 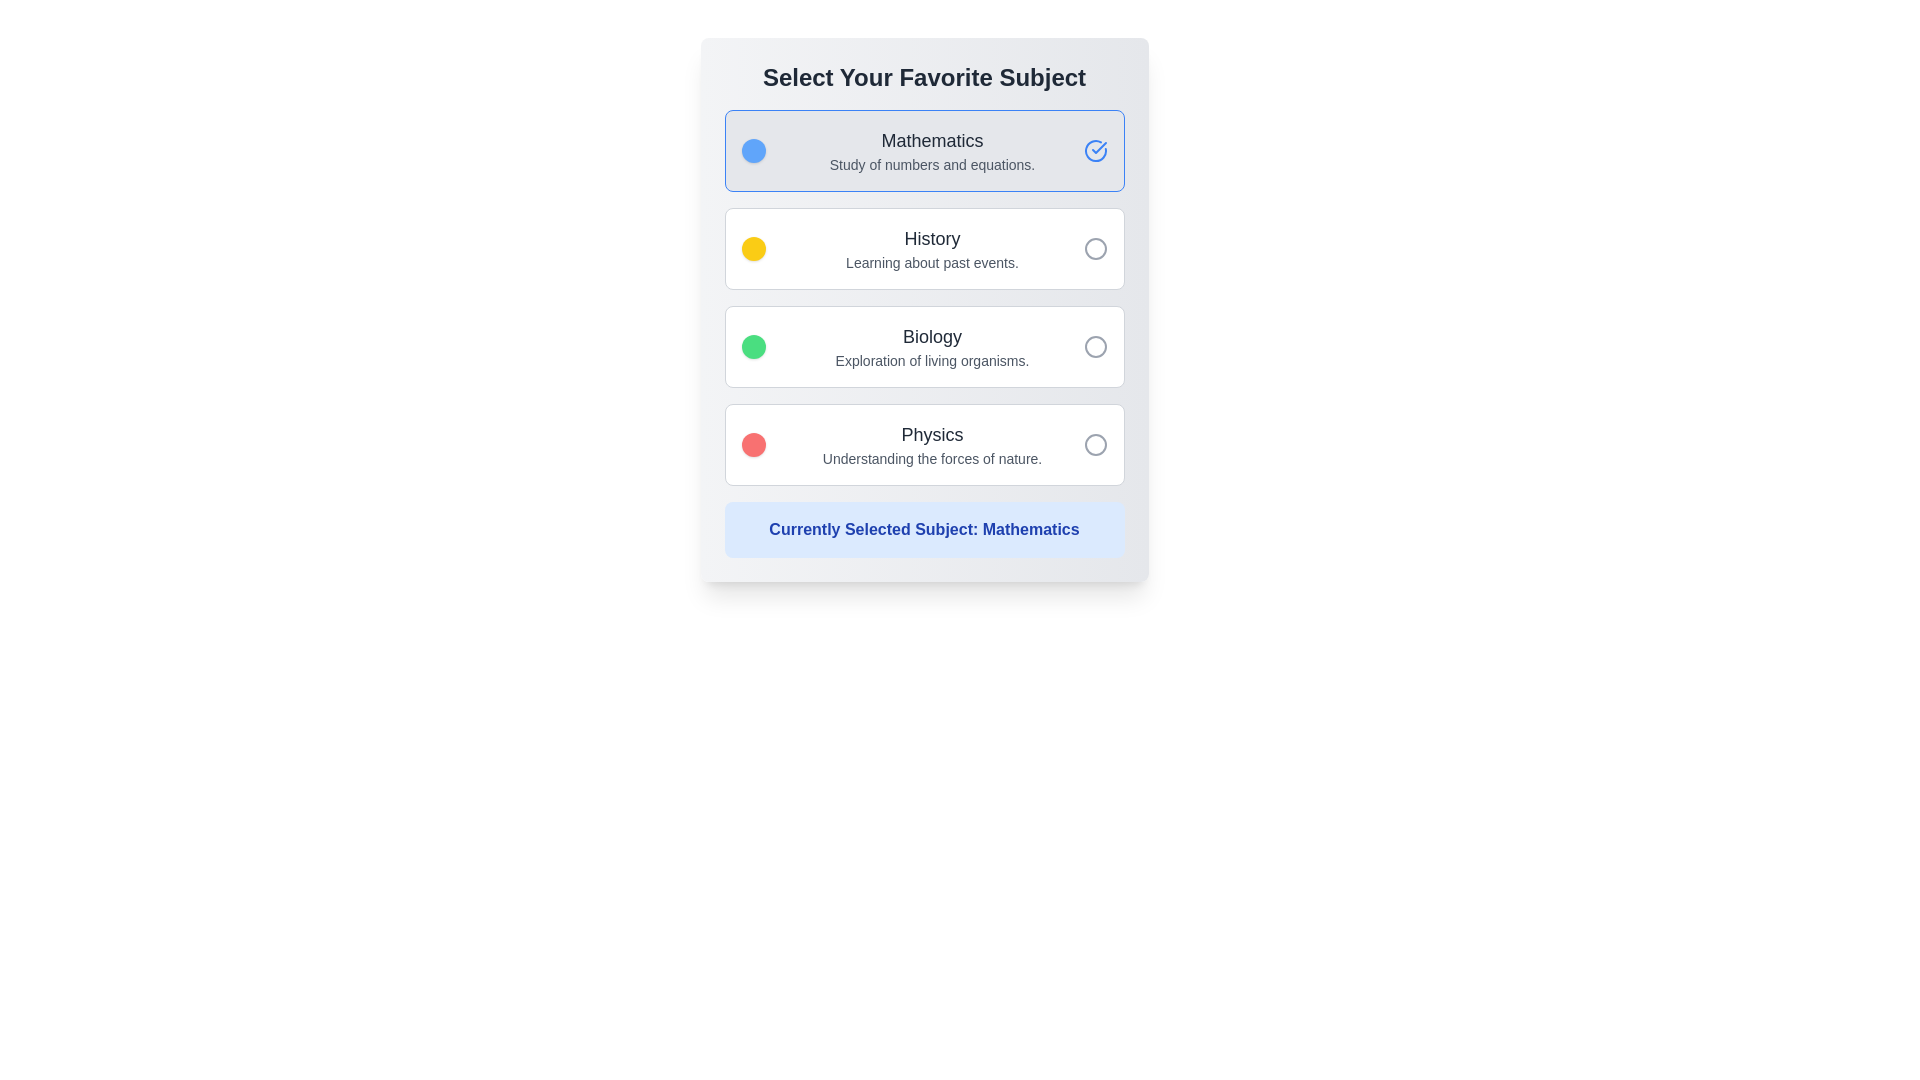 I want to click on the text label reading 'Exploration of living organisms.' which is located below the title 'Biology' in the third row of the list, so click(x=931, y=361).